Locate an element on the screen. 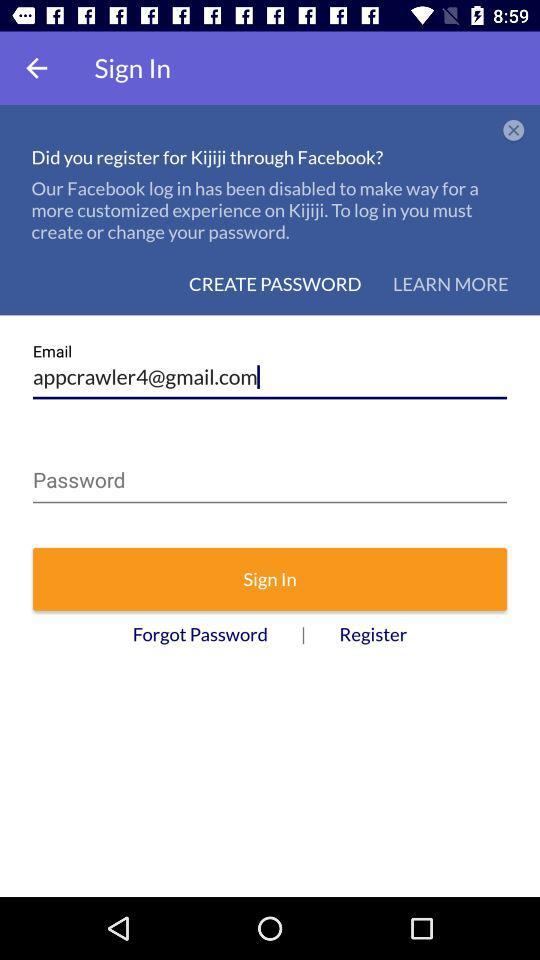 This screenshot has height=960, width=540. the item above the our facebook log item is located at coordinates (513, 130).